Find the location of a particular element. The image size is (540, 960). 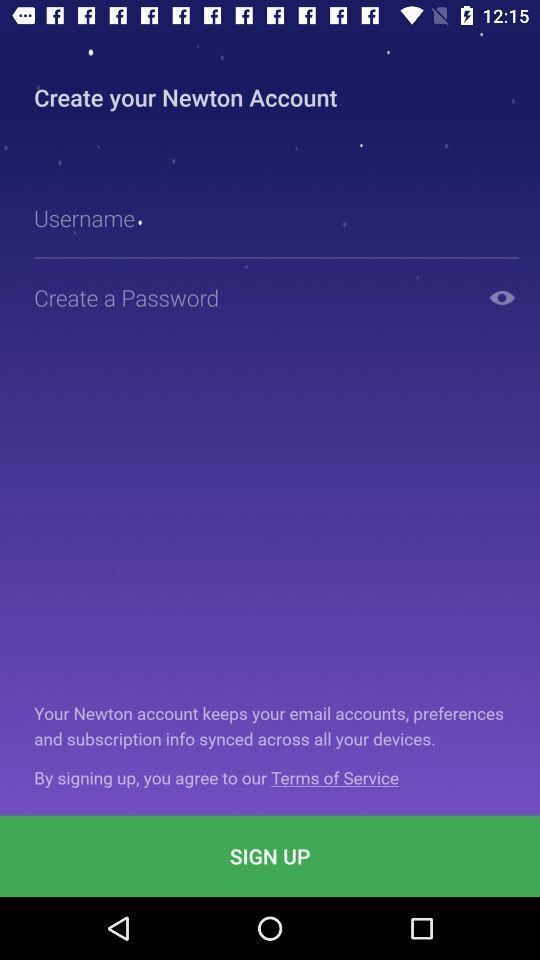

username is located at coordinates (280, 218).